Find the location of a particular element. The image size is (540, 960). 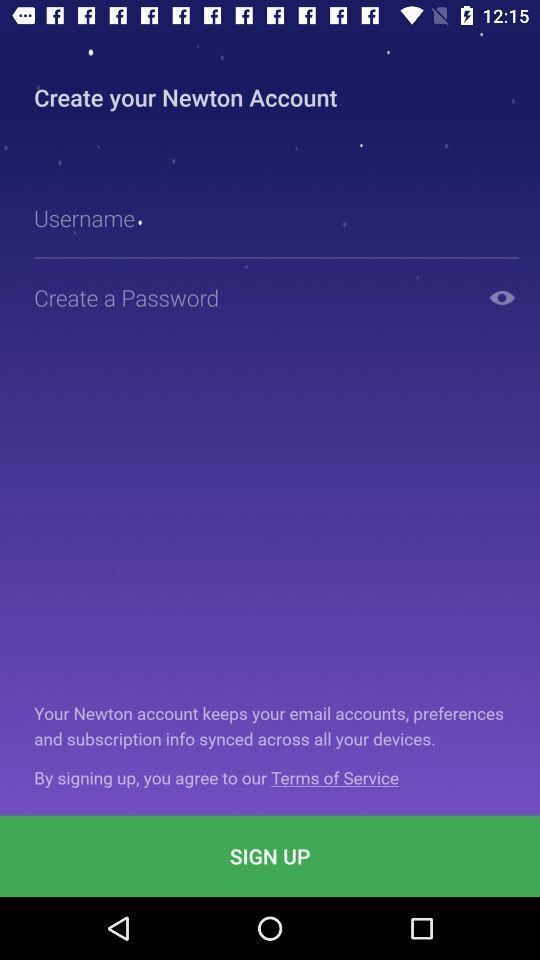

username is located at coordinates (280, 218).